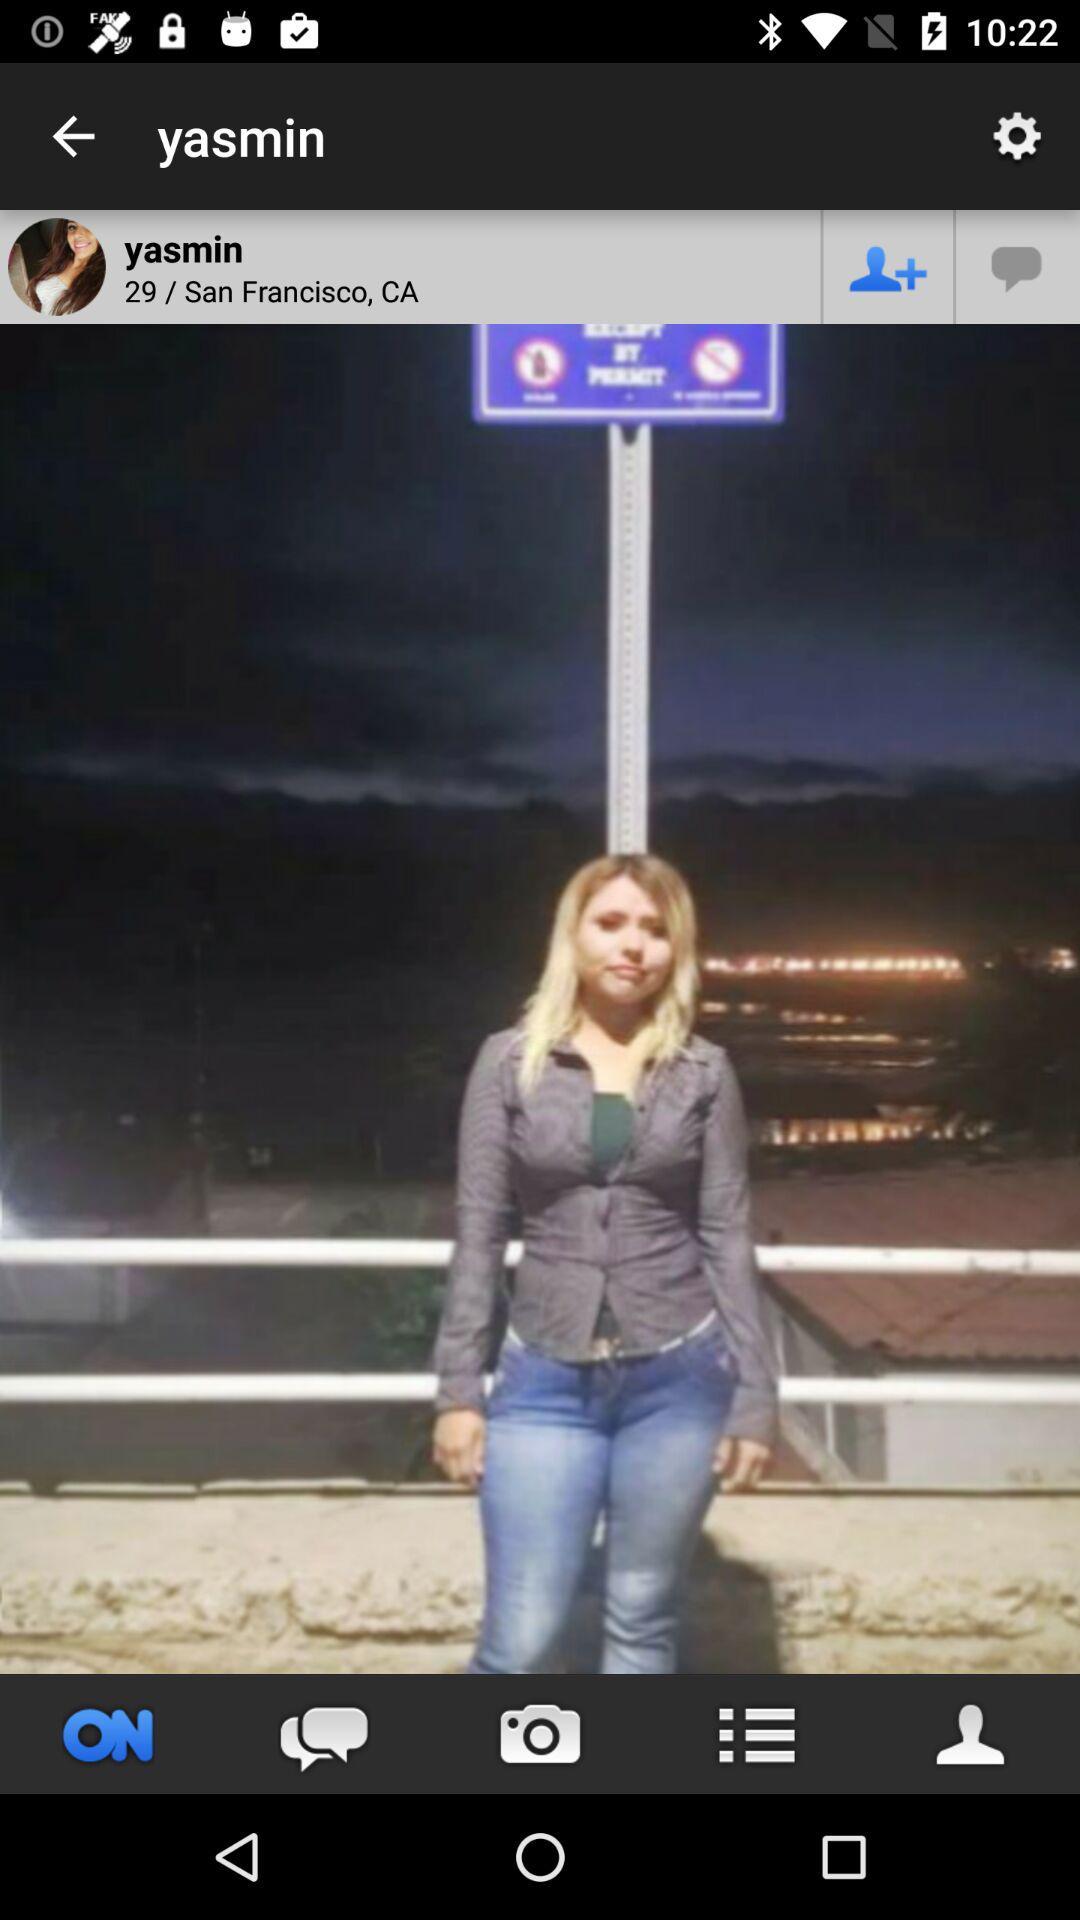 The image size is (1080, 1920). I want to click on take photo, so click(540, 1733).